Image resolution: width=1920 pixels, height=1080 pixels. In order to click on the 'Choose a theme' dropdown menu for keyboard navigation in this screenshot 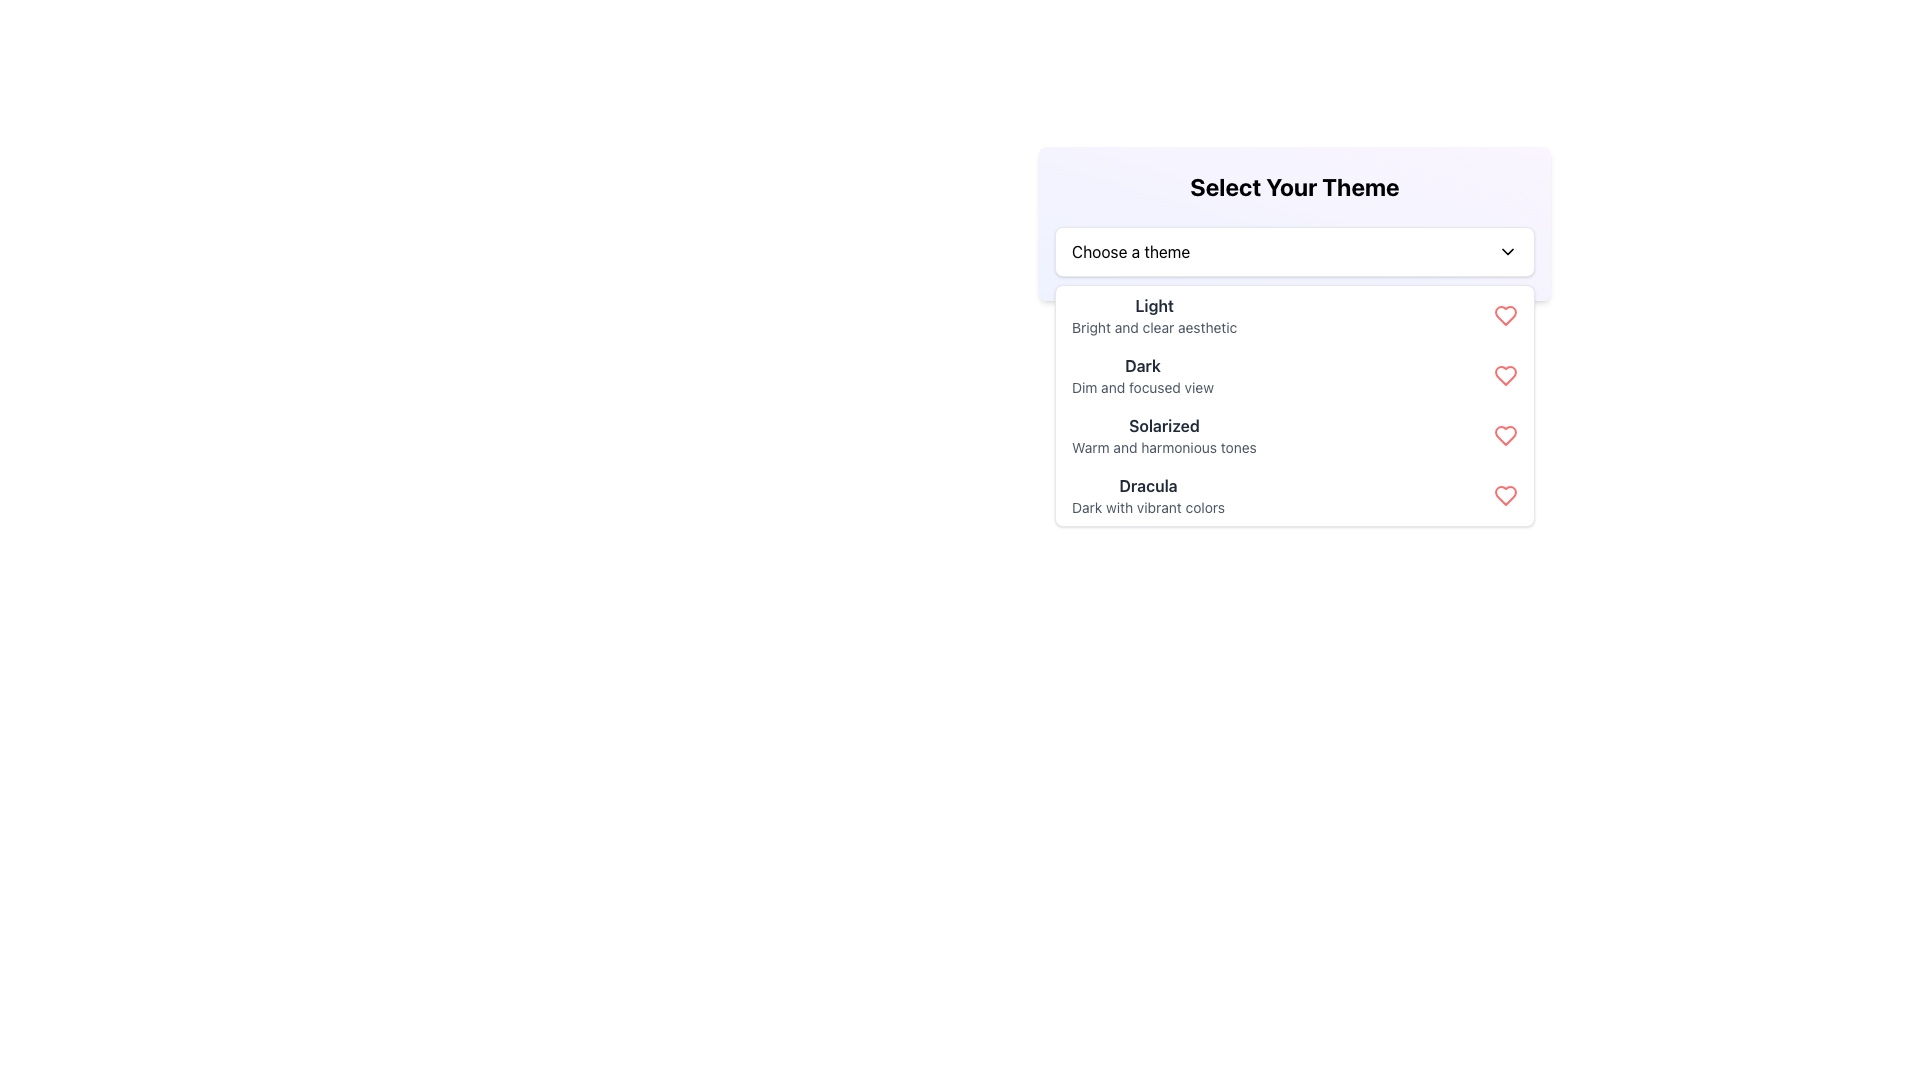, I will do `click(1295, 250)`.